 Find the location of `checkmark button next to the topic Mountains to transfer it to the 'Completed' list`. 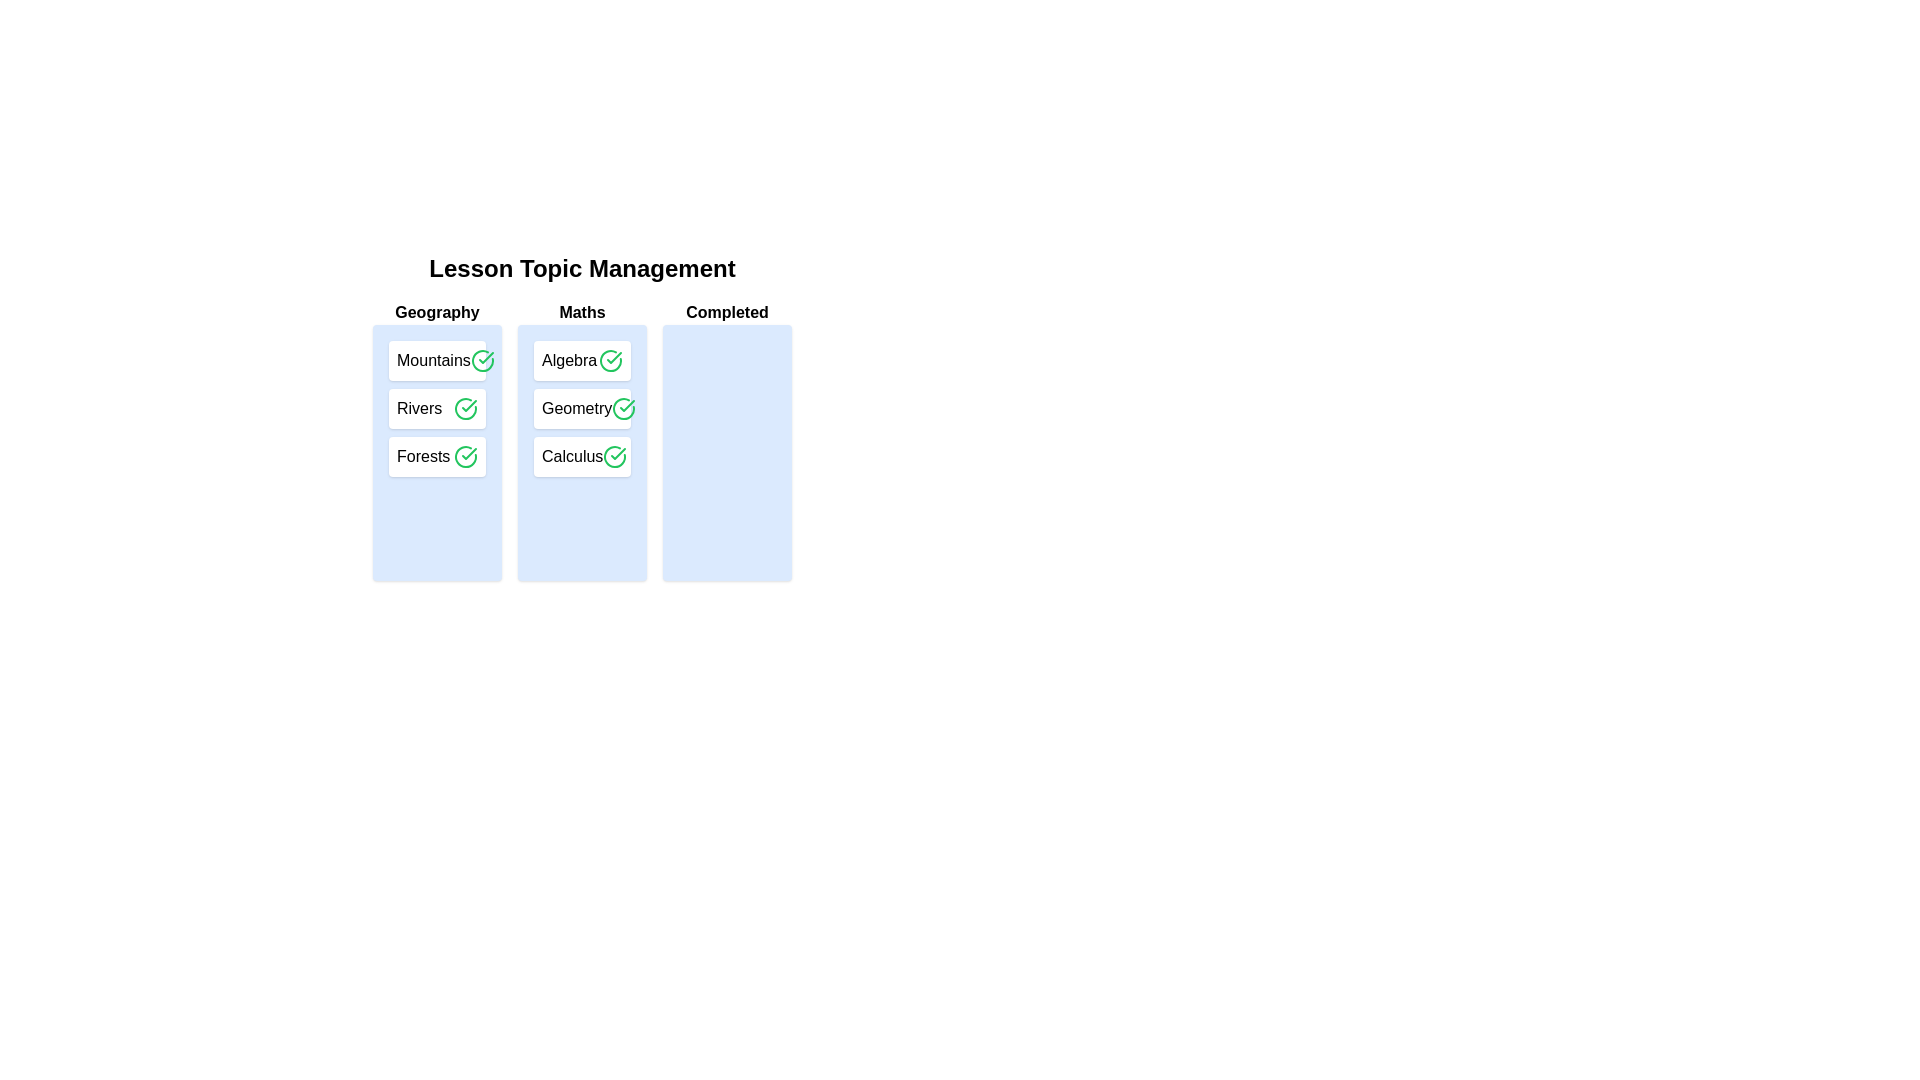

checkmark button next to the topic Mountains to transfer it to the 'Completed' list is located at coordinates (482, 361).